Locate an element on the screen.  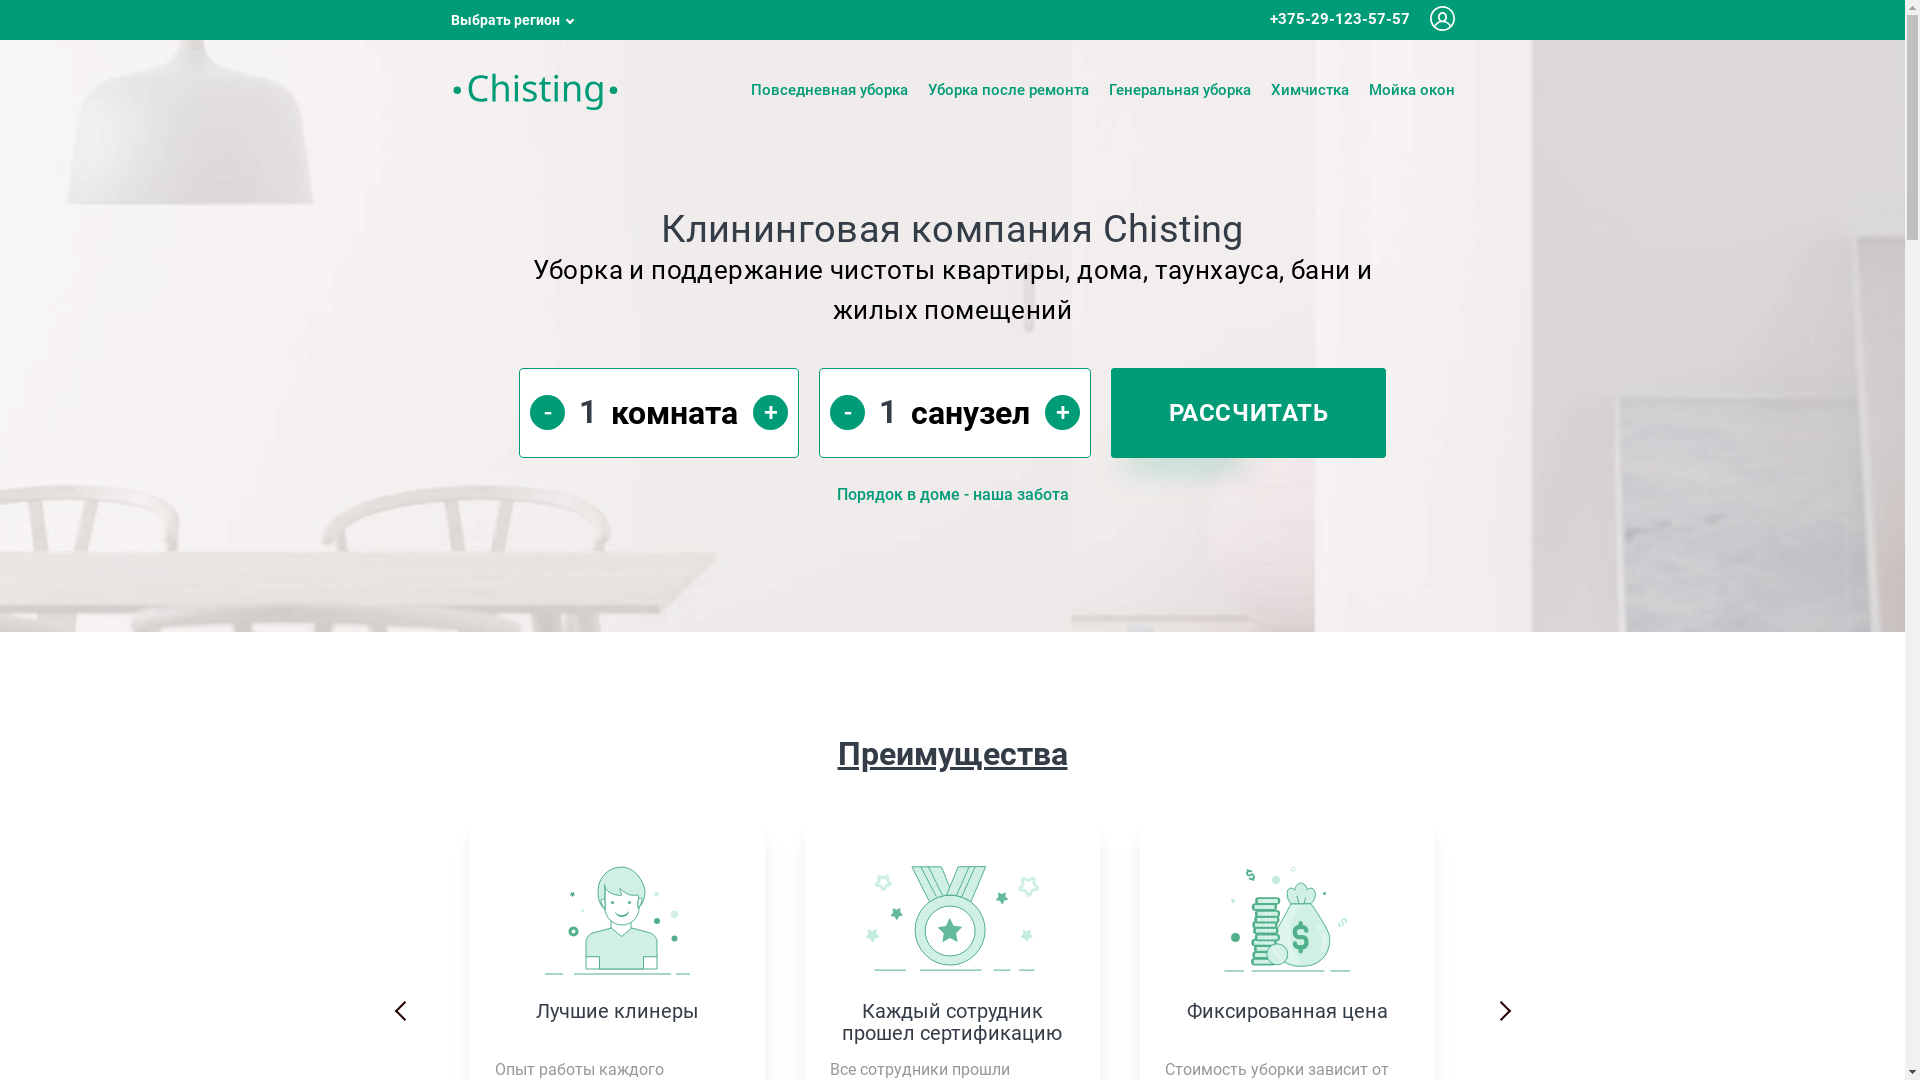
'+375-29-123-57-57' is located at coordinates (1258, 19).